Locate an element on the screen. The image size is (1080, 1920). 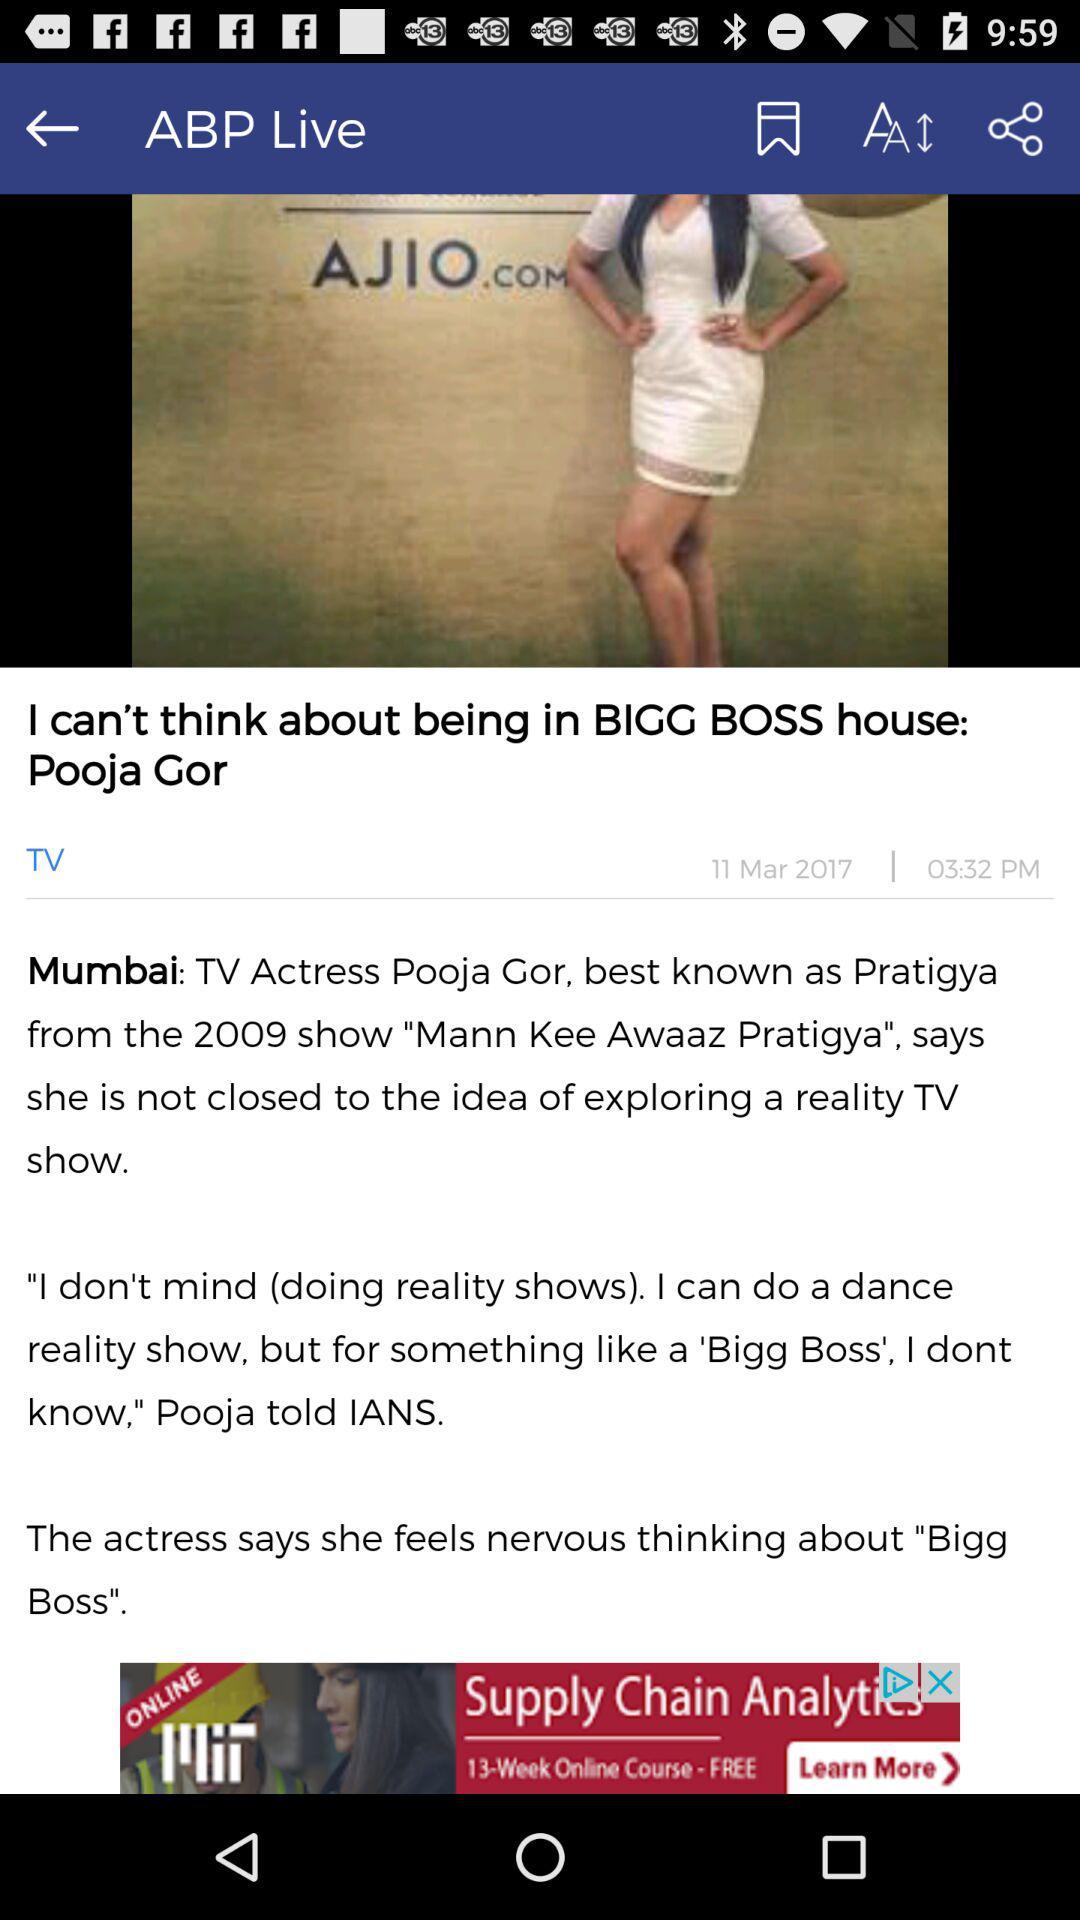
the share icon is located at coordinates (1014, 136).